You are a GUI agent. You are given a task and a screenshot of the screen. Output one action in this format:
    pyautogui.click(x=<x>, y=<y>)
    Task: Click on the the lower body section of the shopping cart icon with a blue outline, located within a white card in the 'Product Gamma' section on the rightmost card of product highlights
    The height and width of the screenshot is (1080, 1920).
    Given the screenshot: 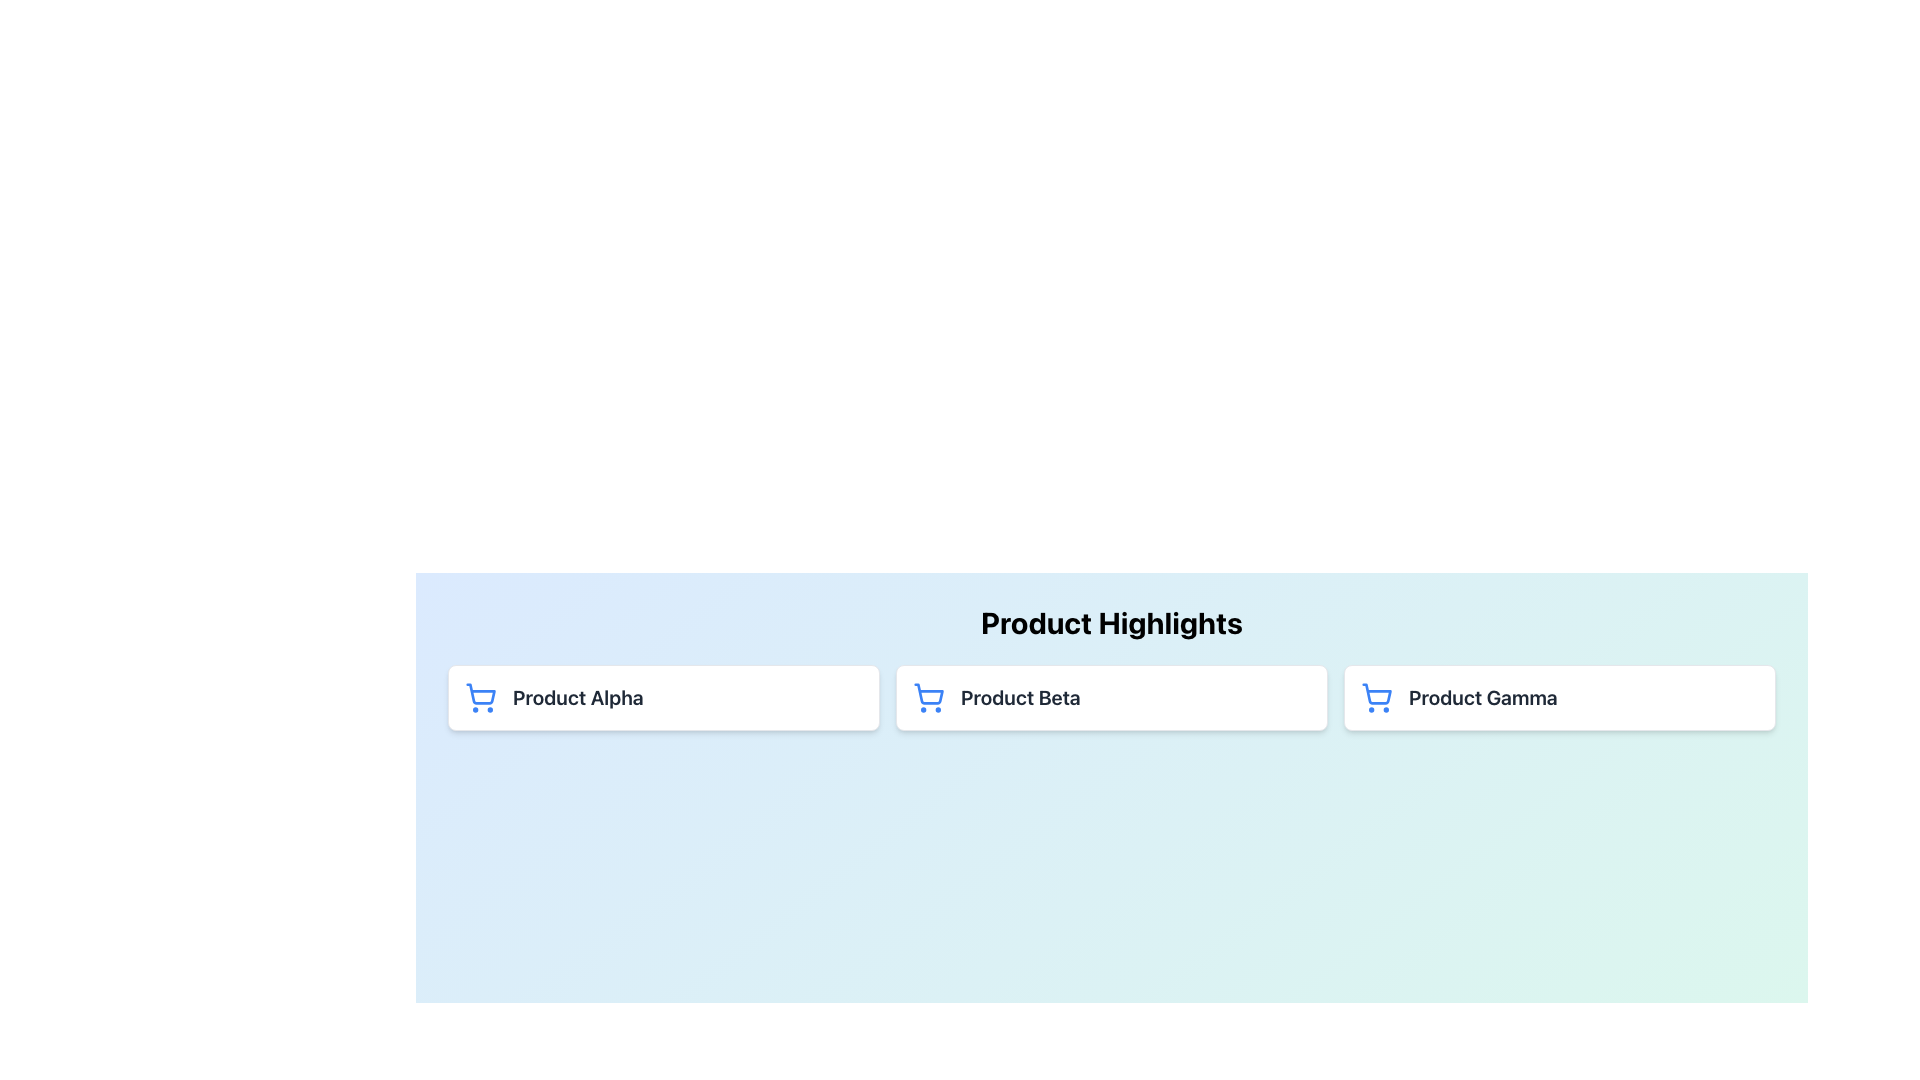 What is the action you would take?
    pyautogui.click(x=1376, y=693)
    